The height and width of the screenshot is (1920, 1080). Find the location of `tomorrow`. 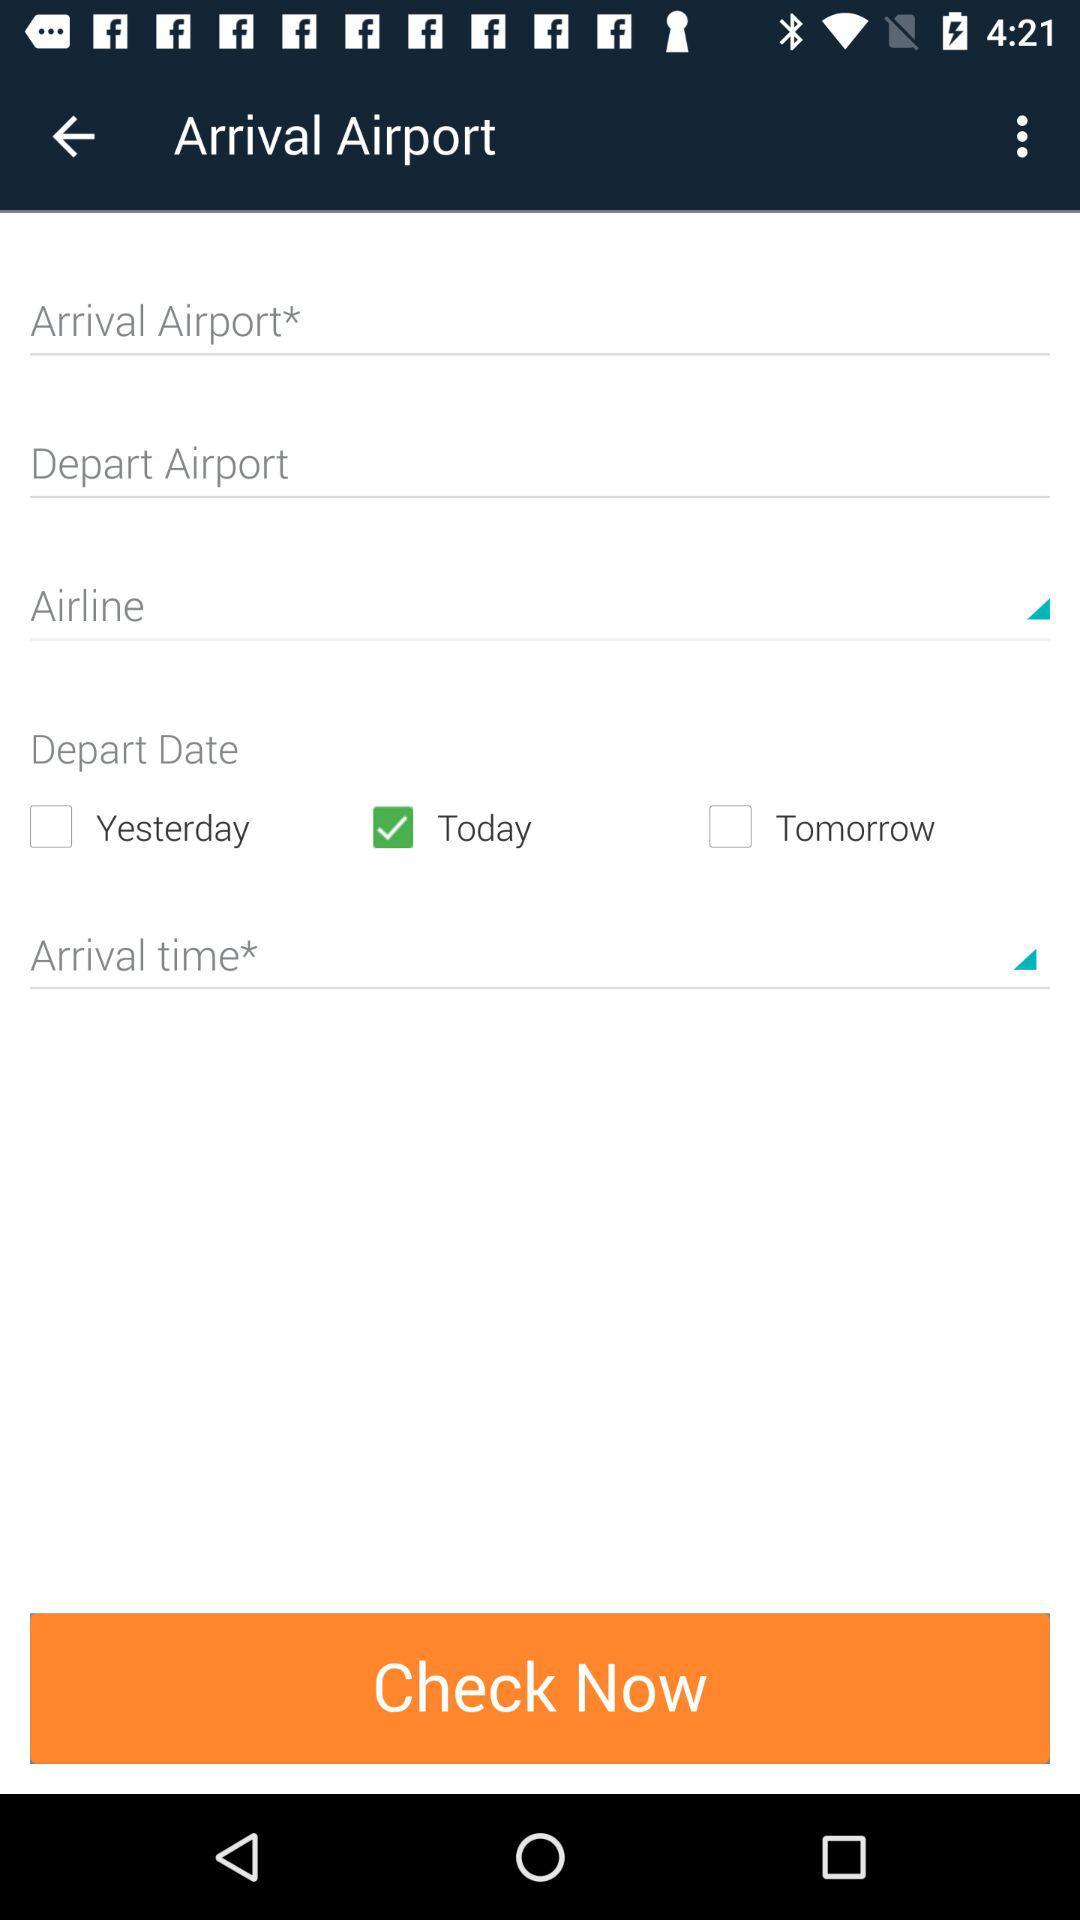

tomorrow is located at coordinates (878, 826).